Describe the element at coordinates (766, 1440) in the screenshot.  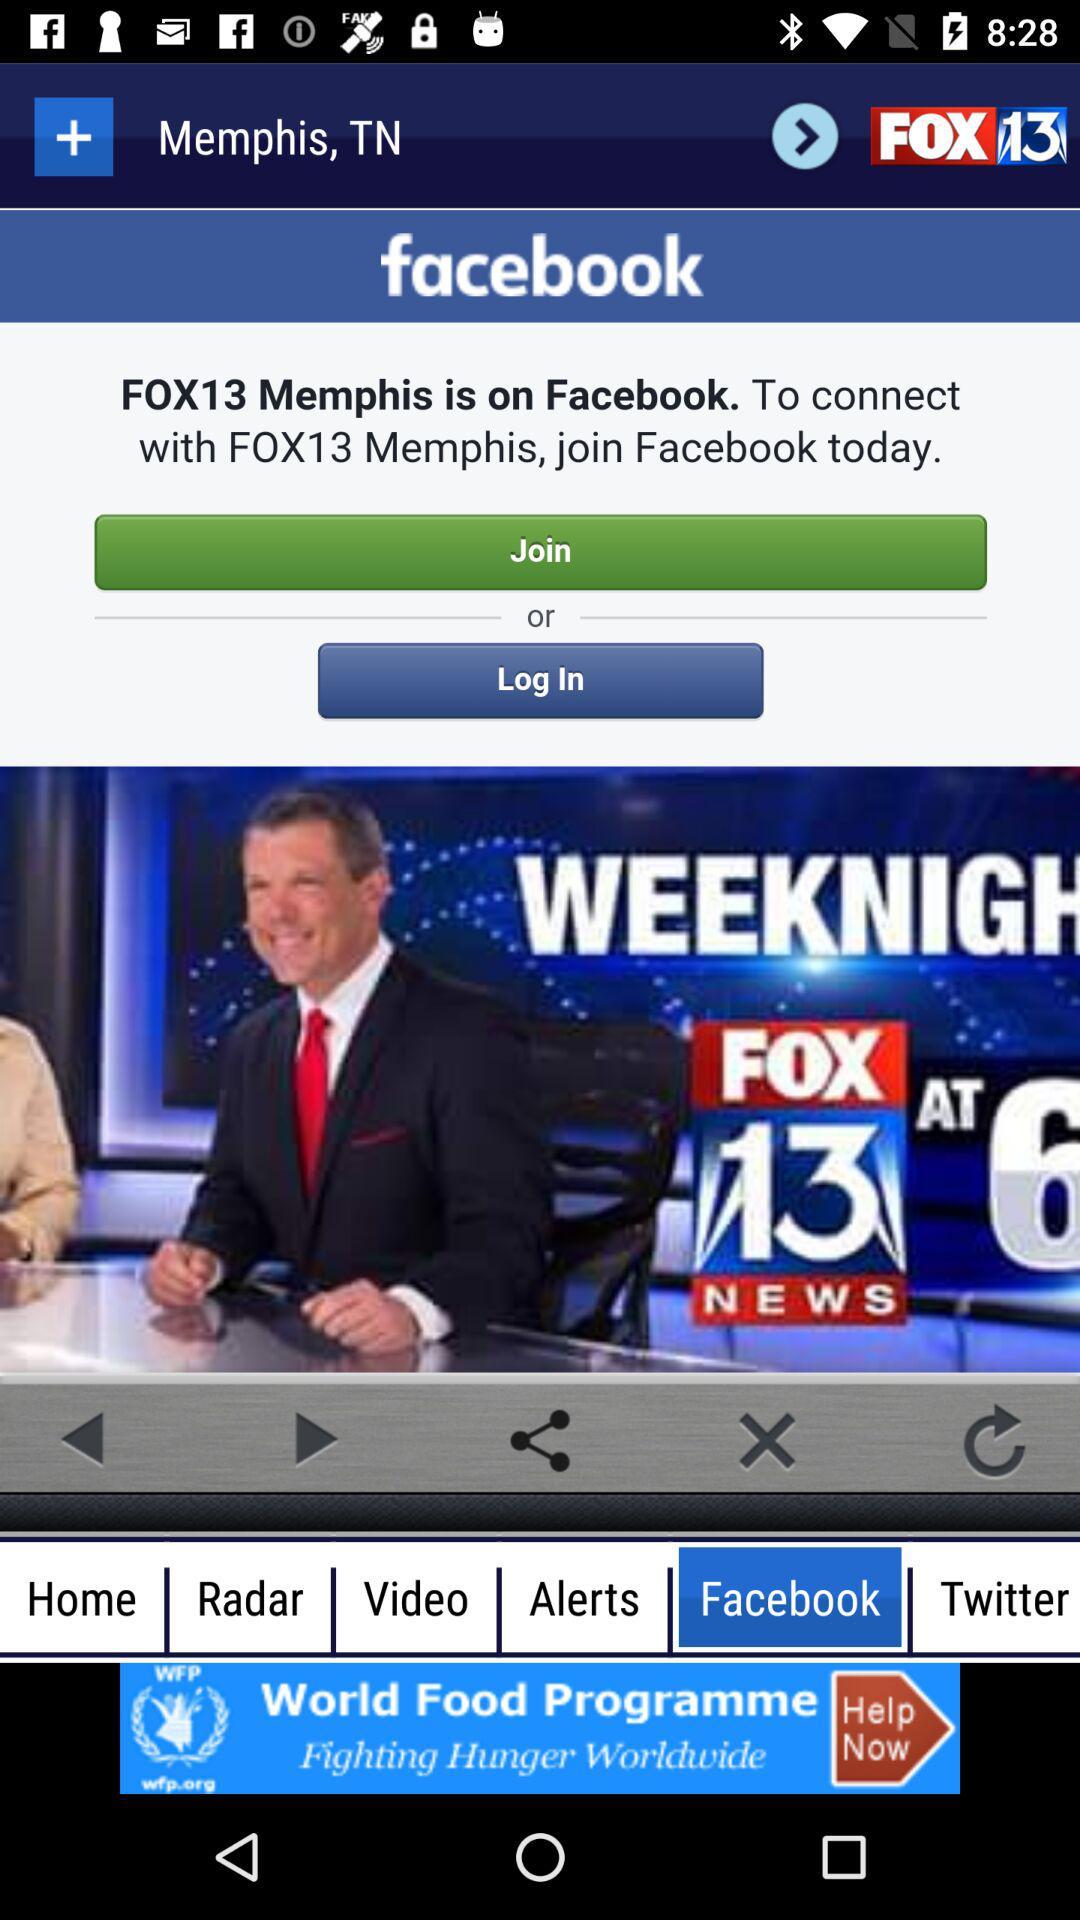
I see `close option` at that location.